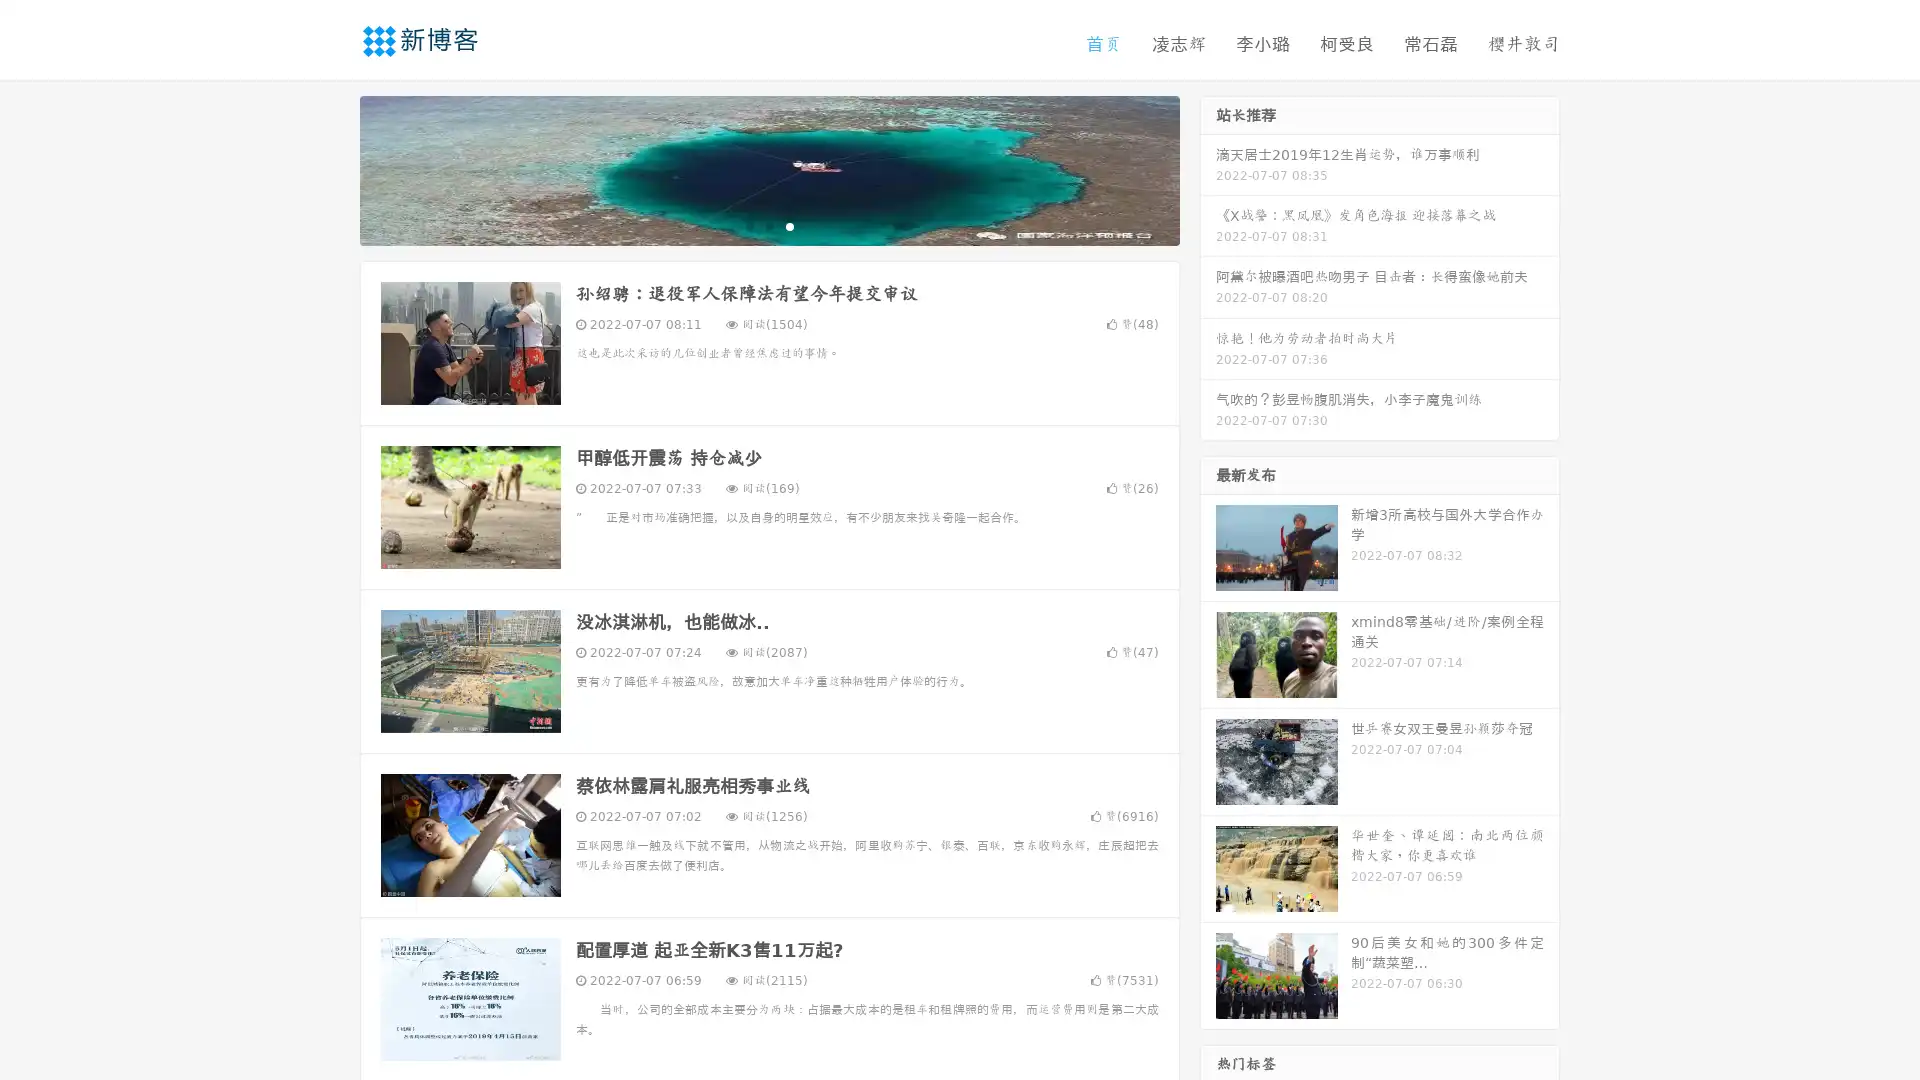  What do you see at coordinates (330, 168) in the screenshot?
I see `Previous slide` at bounding box center [330, 168].